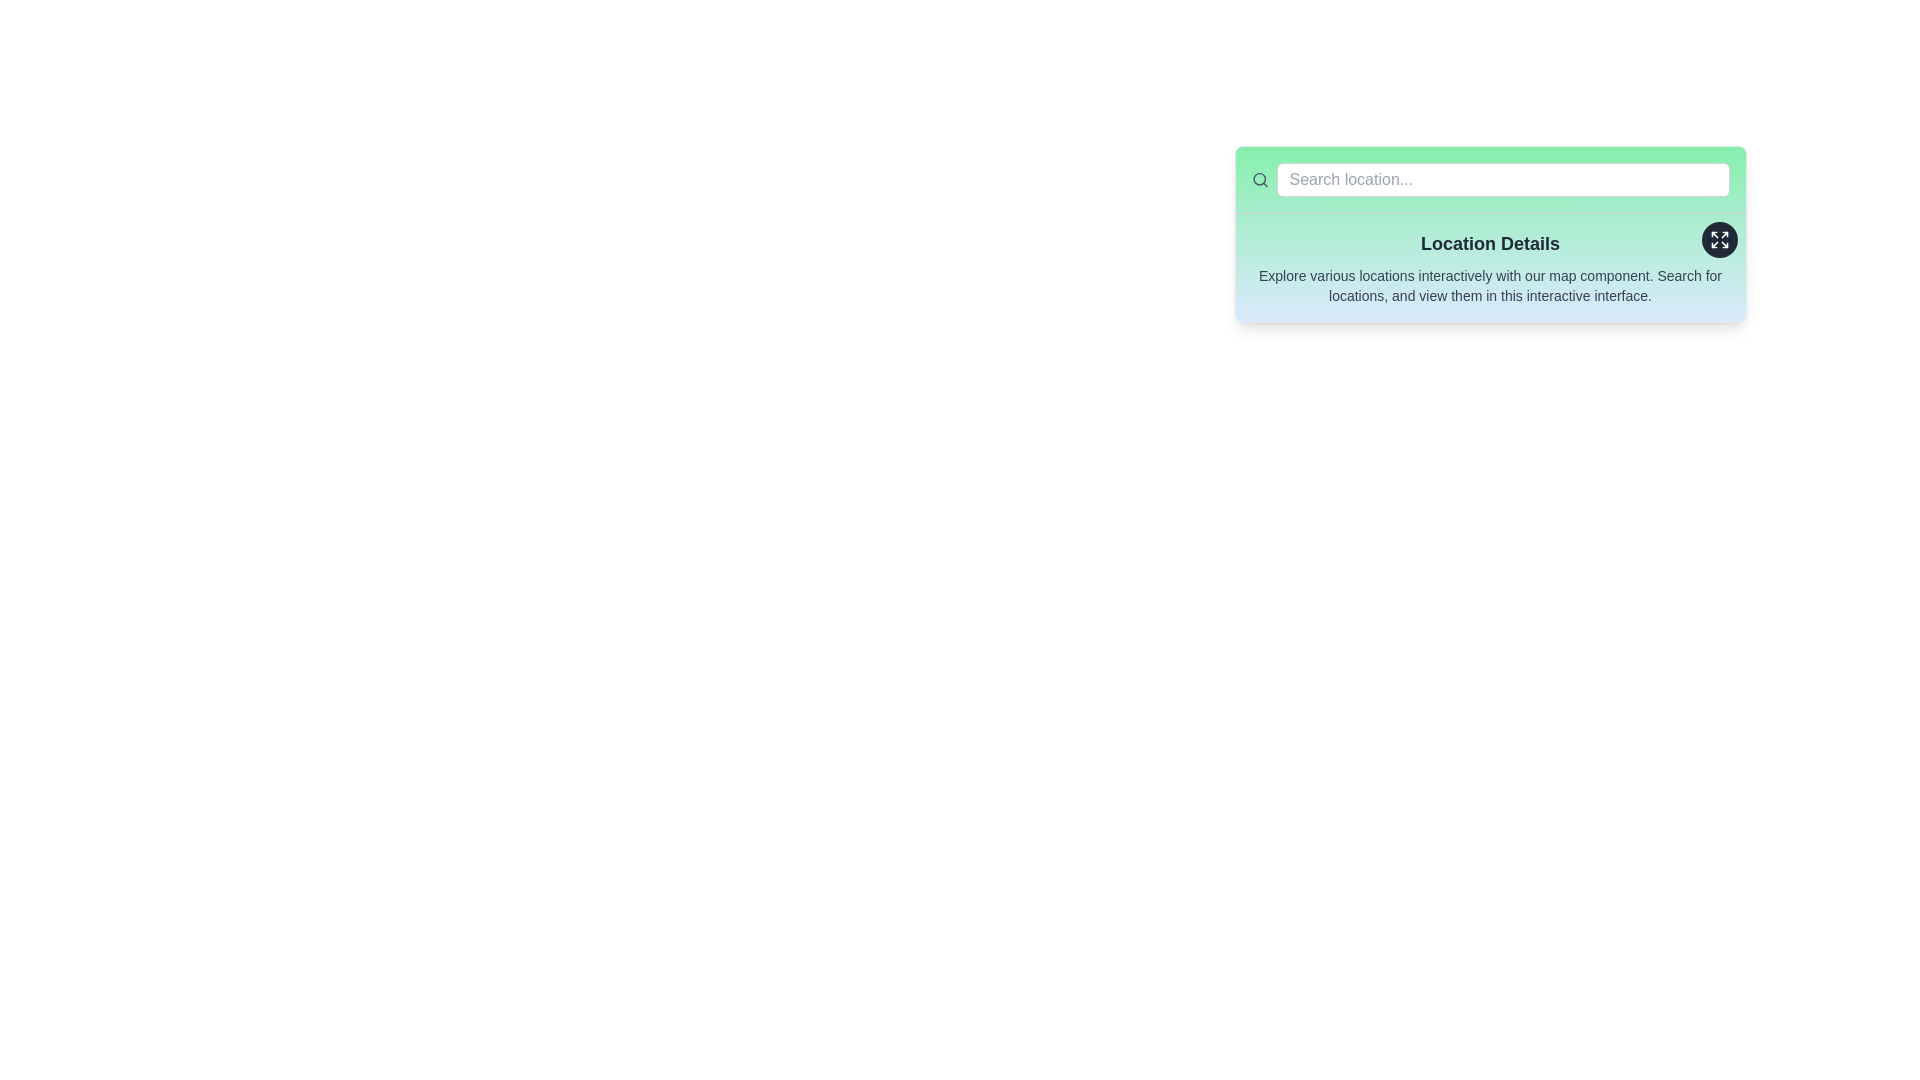 The height and width of the screenshot is (1080, 1920). What do you see at coordinates (1490, 242) in the screenshot?
I see `heading text element 'Location Details' which is styled in bold serif font and located at the top of the card with a mint green background` at bounding box center [1490, 242].